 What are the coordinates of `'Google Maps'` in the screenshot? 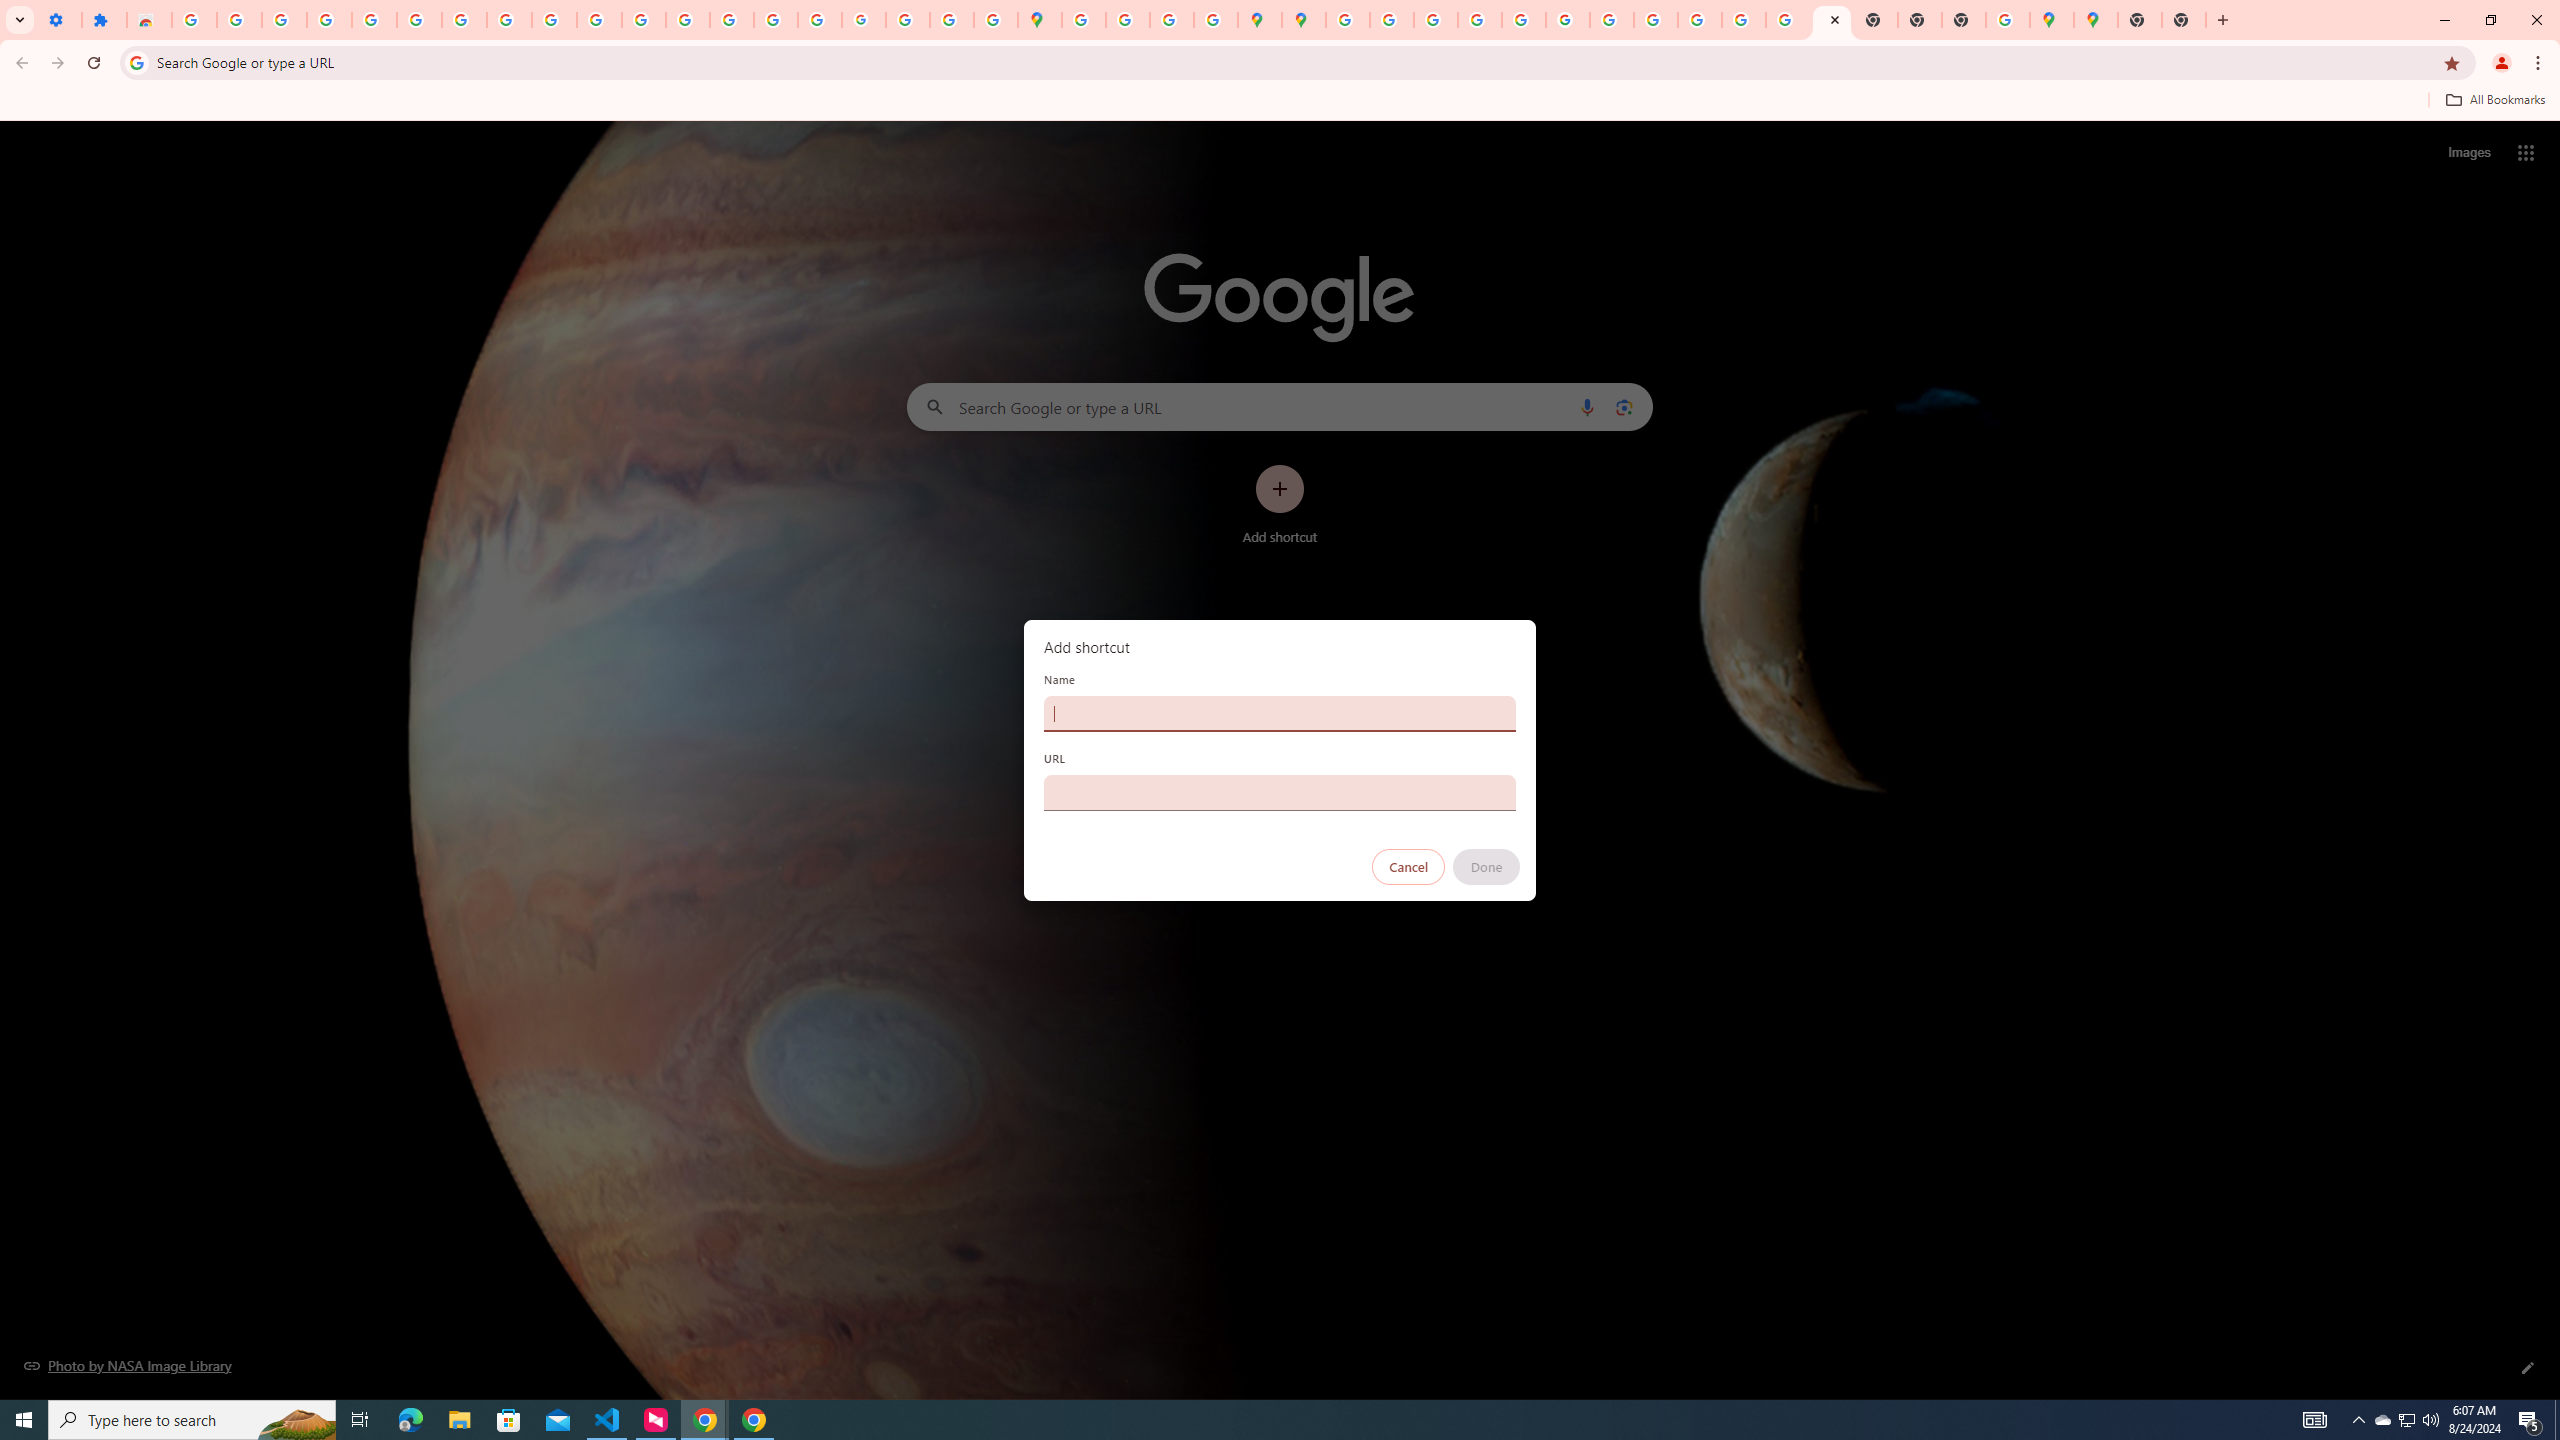 It's located at (2050, 19).